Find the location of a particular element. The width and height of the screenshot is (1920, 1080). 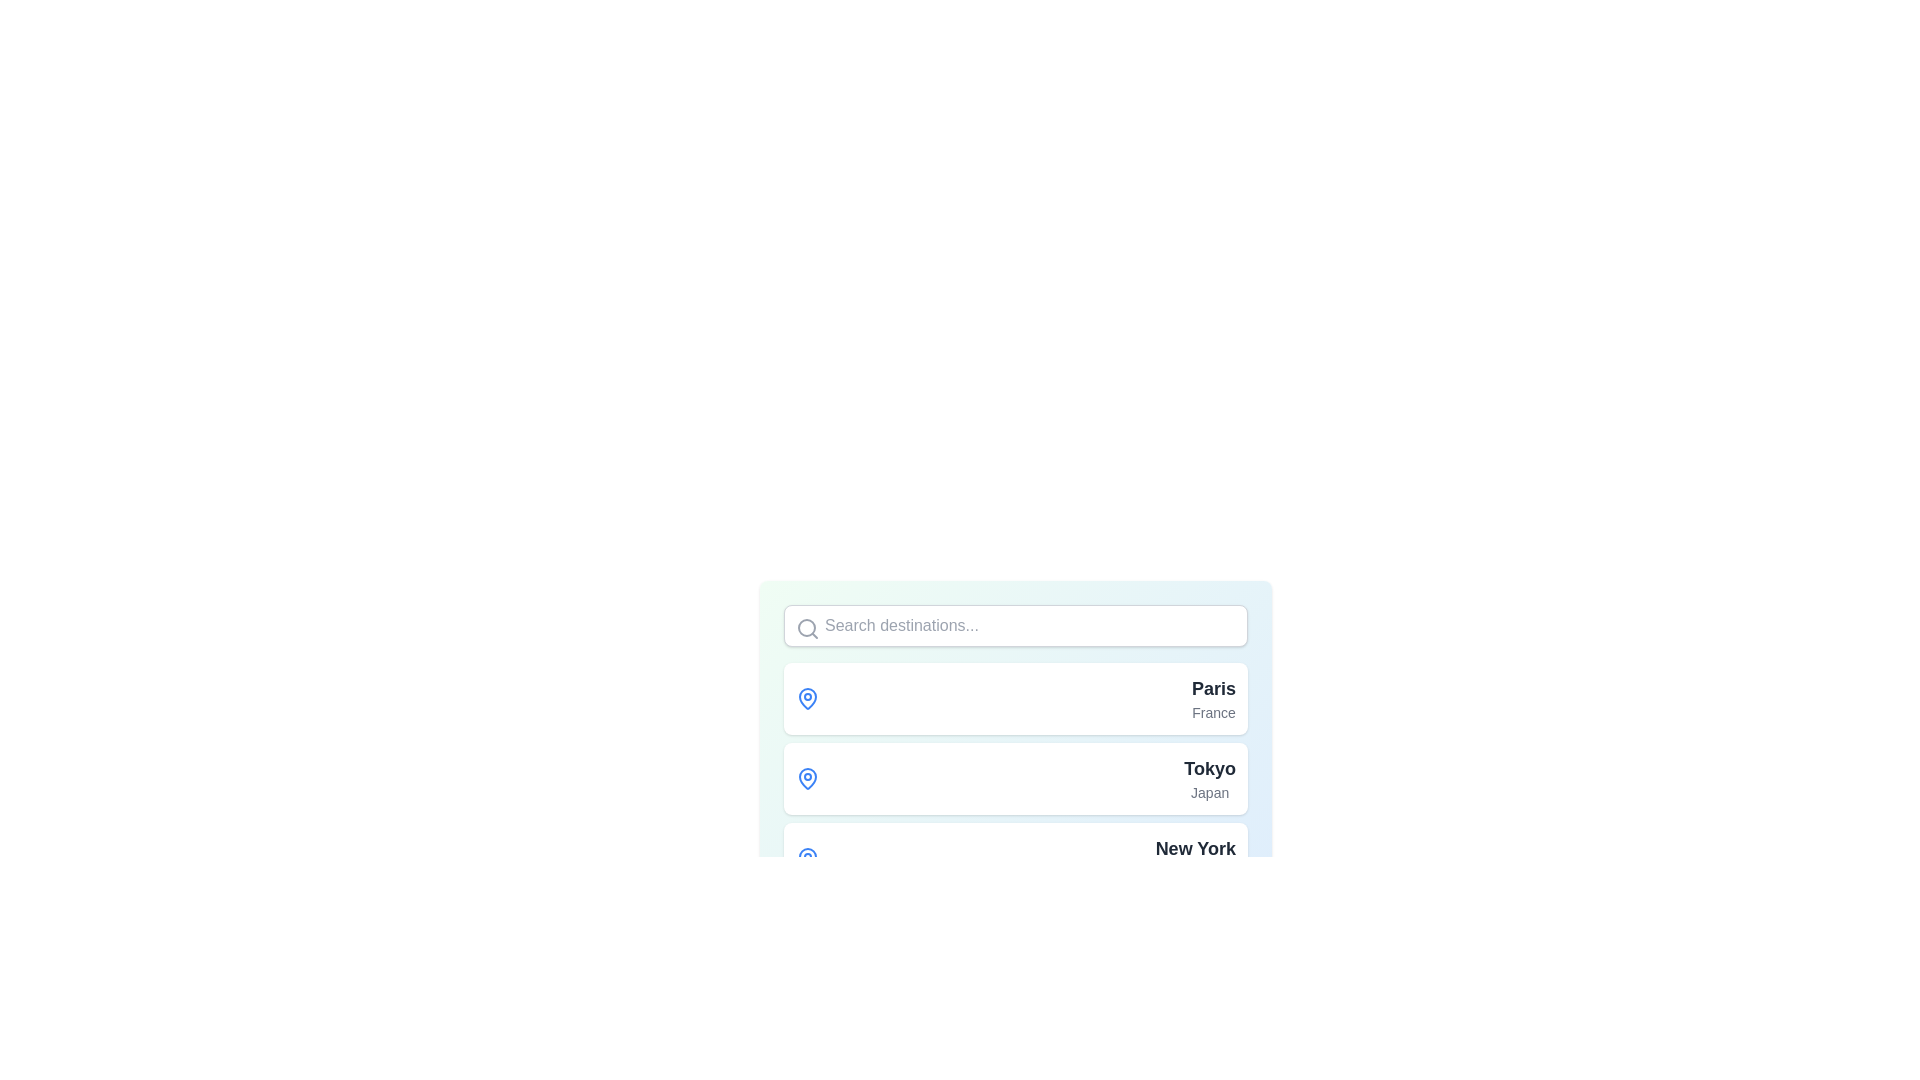

text from the bold 'New York' label located near the bottom-right of the destination list, above the smaller 'USA' text is located at coordinates (1195, 848).